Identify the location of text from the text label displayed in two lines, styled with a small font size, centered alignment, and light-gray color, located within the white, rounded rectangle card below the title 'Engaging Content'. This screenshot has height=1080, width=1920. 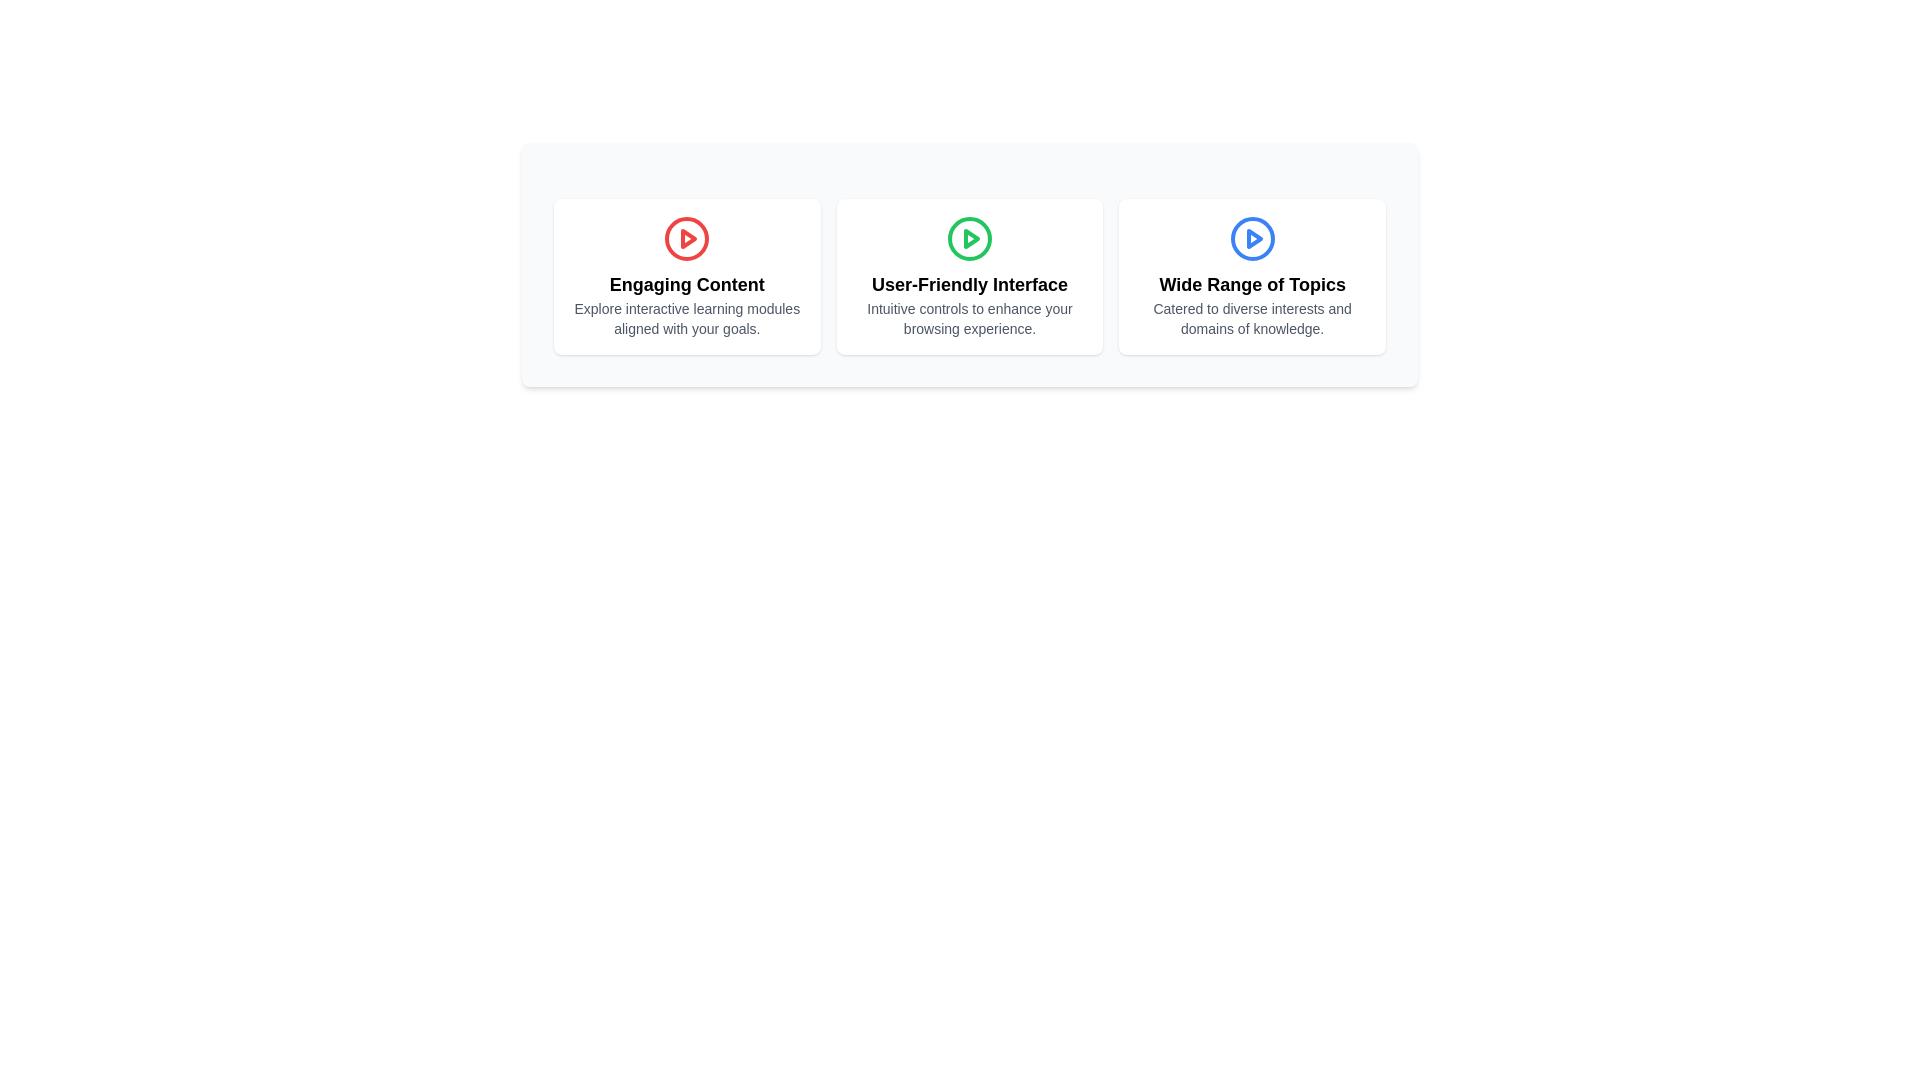
(687, 318).